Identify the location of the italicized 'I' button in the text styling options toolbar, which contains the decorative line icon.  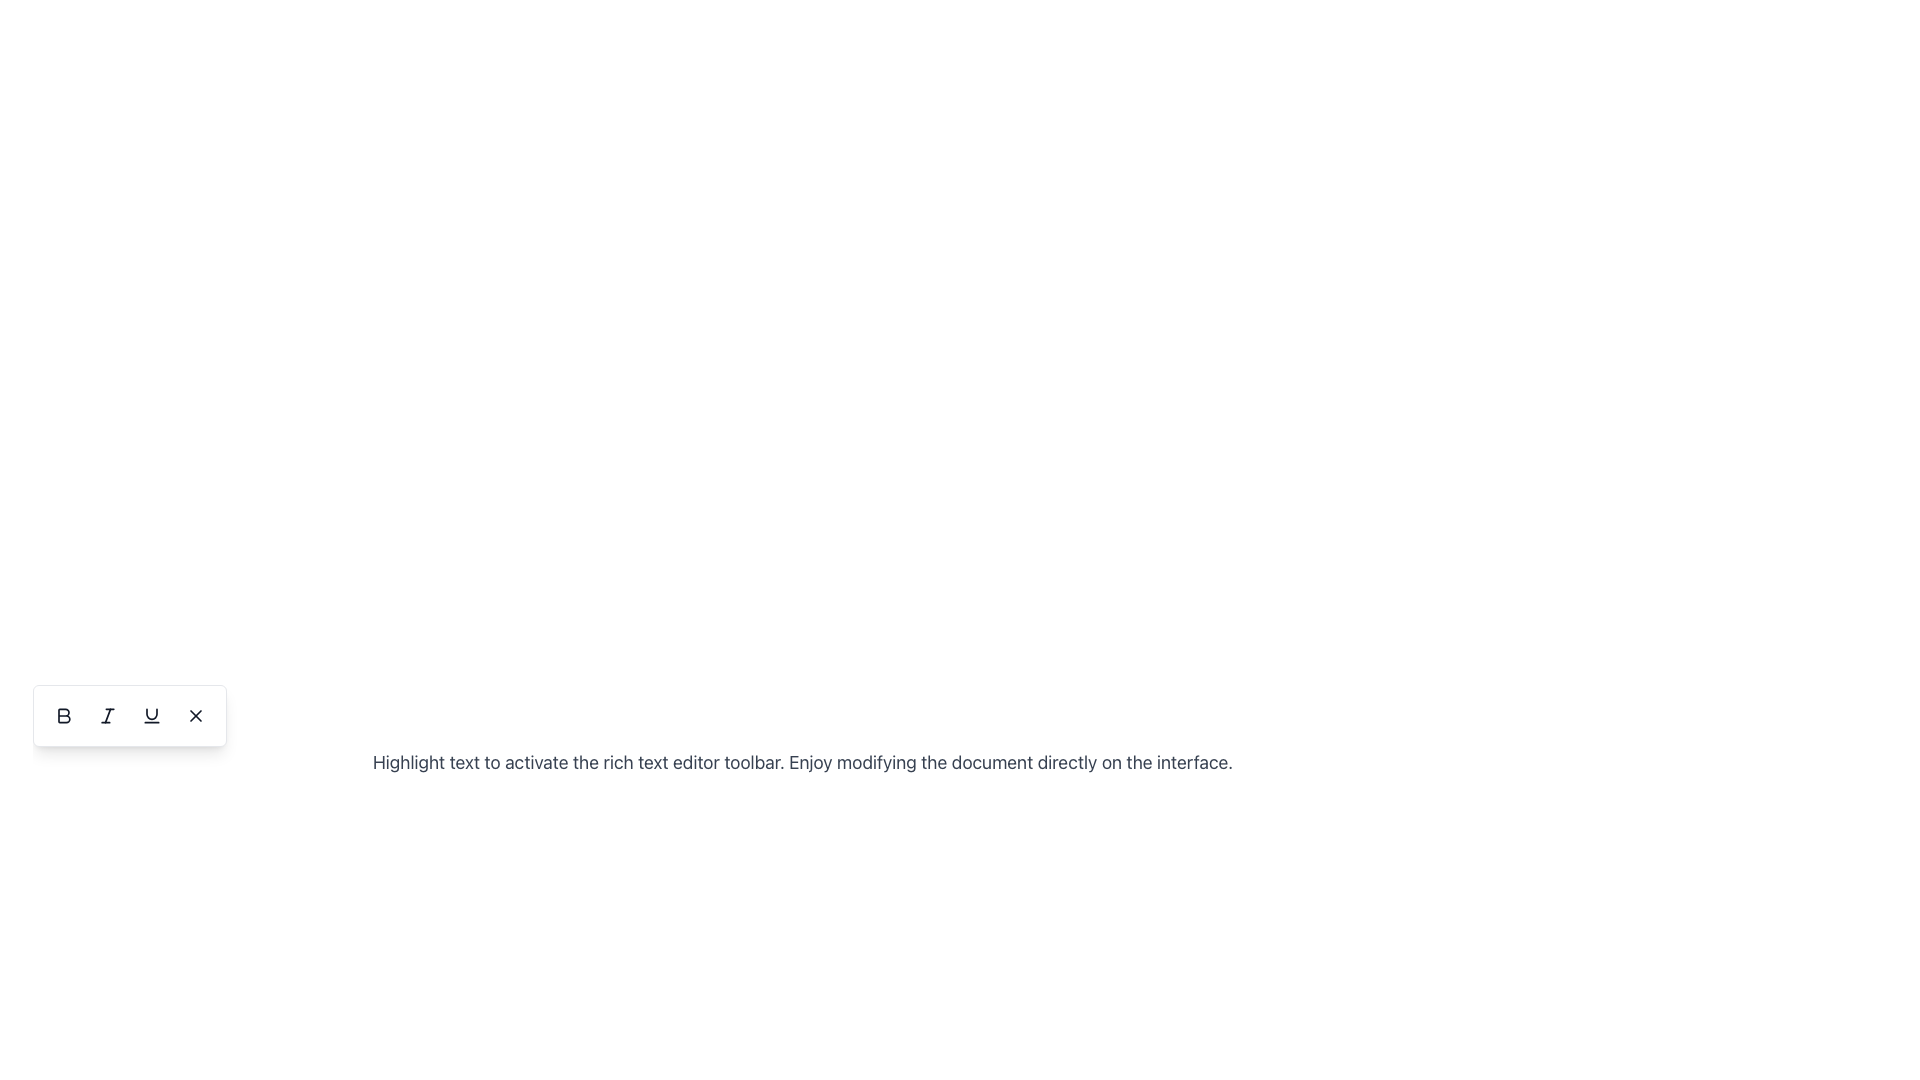
(107, 715).